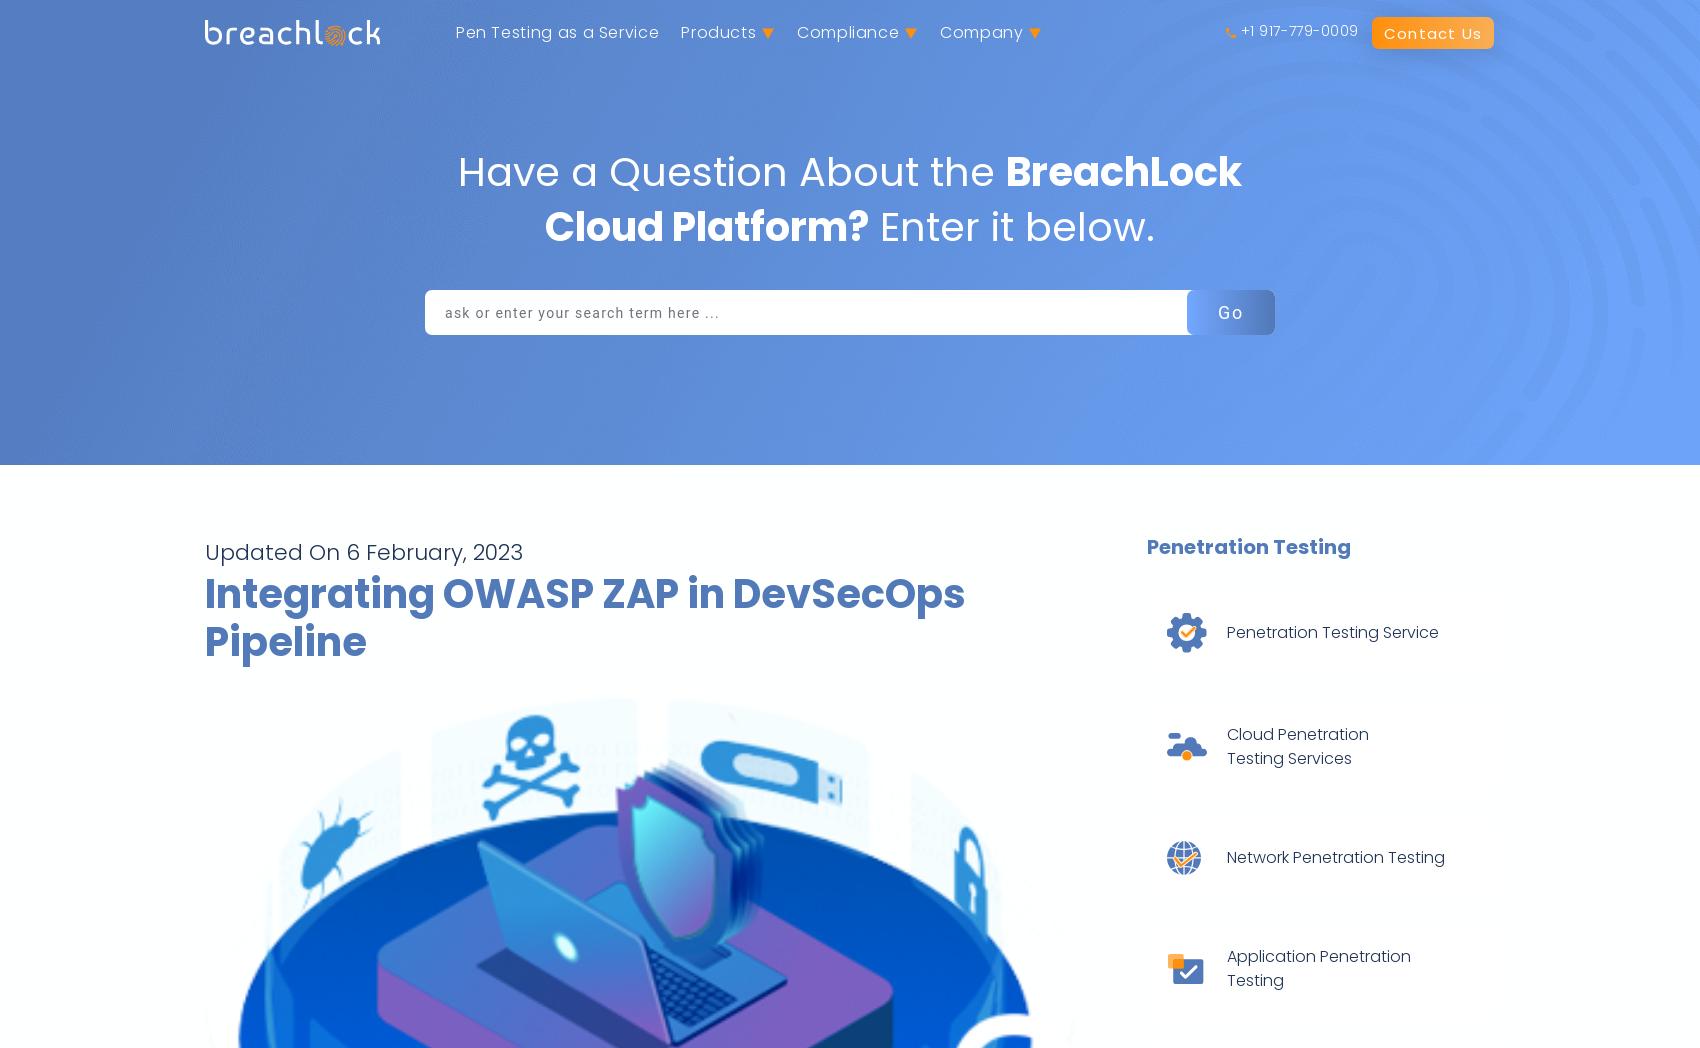 Image resolution: width=1700 pixels, height=1048 pixels. What do you see at coordinates (1225, 631) in the screenshot?
I see `'Penetration Testing Service'` at bounding box center [1225, 631].